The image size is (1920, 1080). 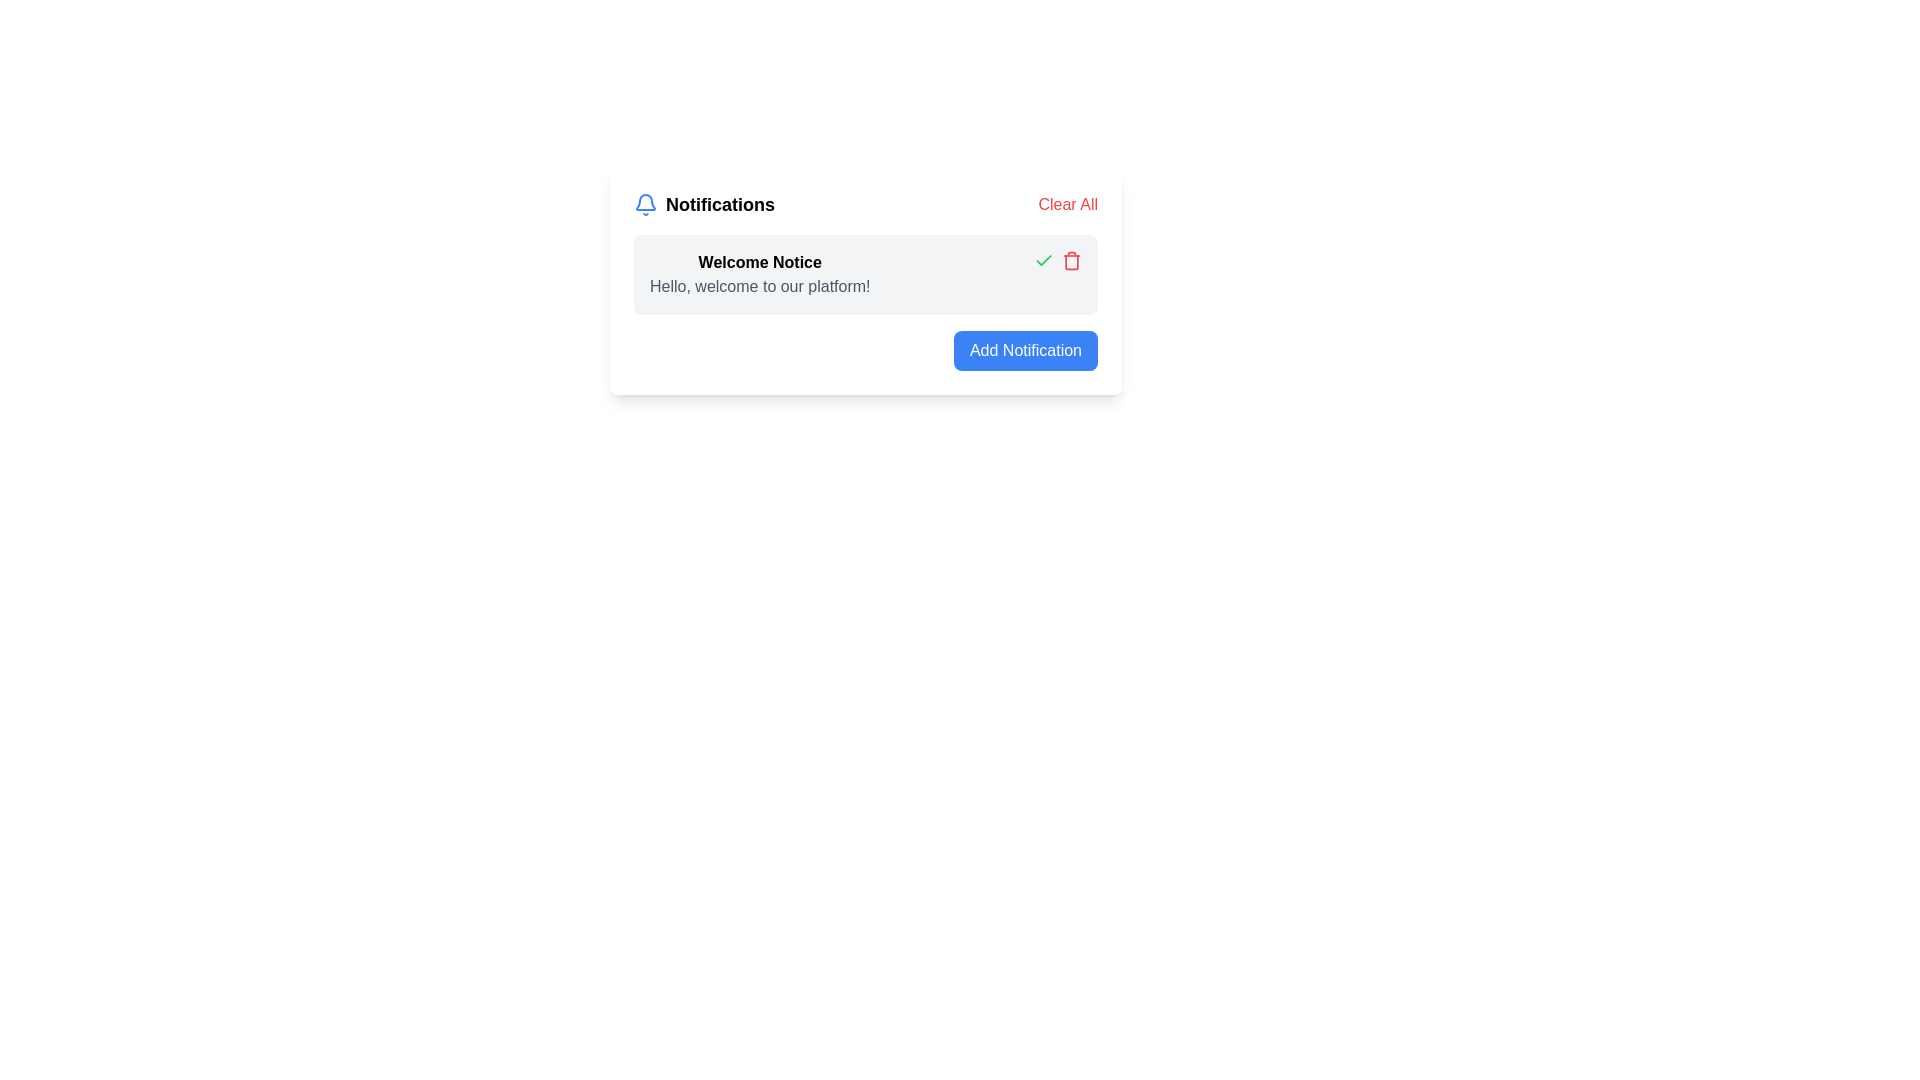 What do you see at coordinates (1042, 260) in the screenshot?
I see `the confirmation icon, which is the first in a horizontal row next to the notification text` at bounding box center [1042, 260].